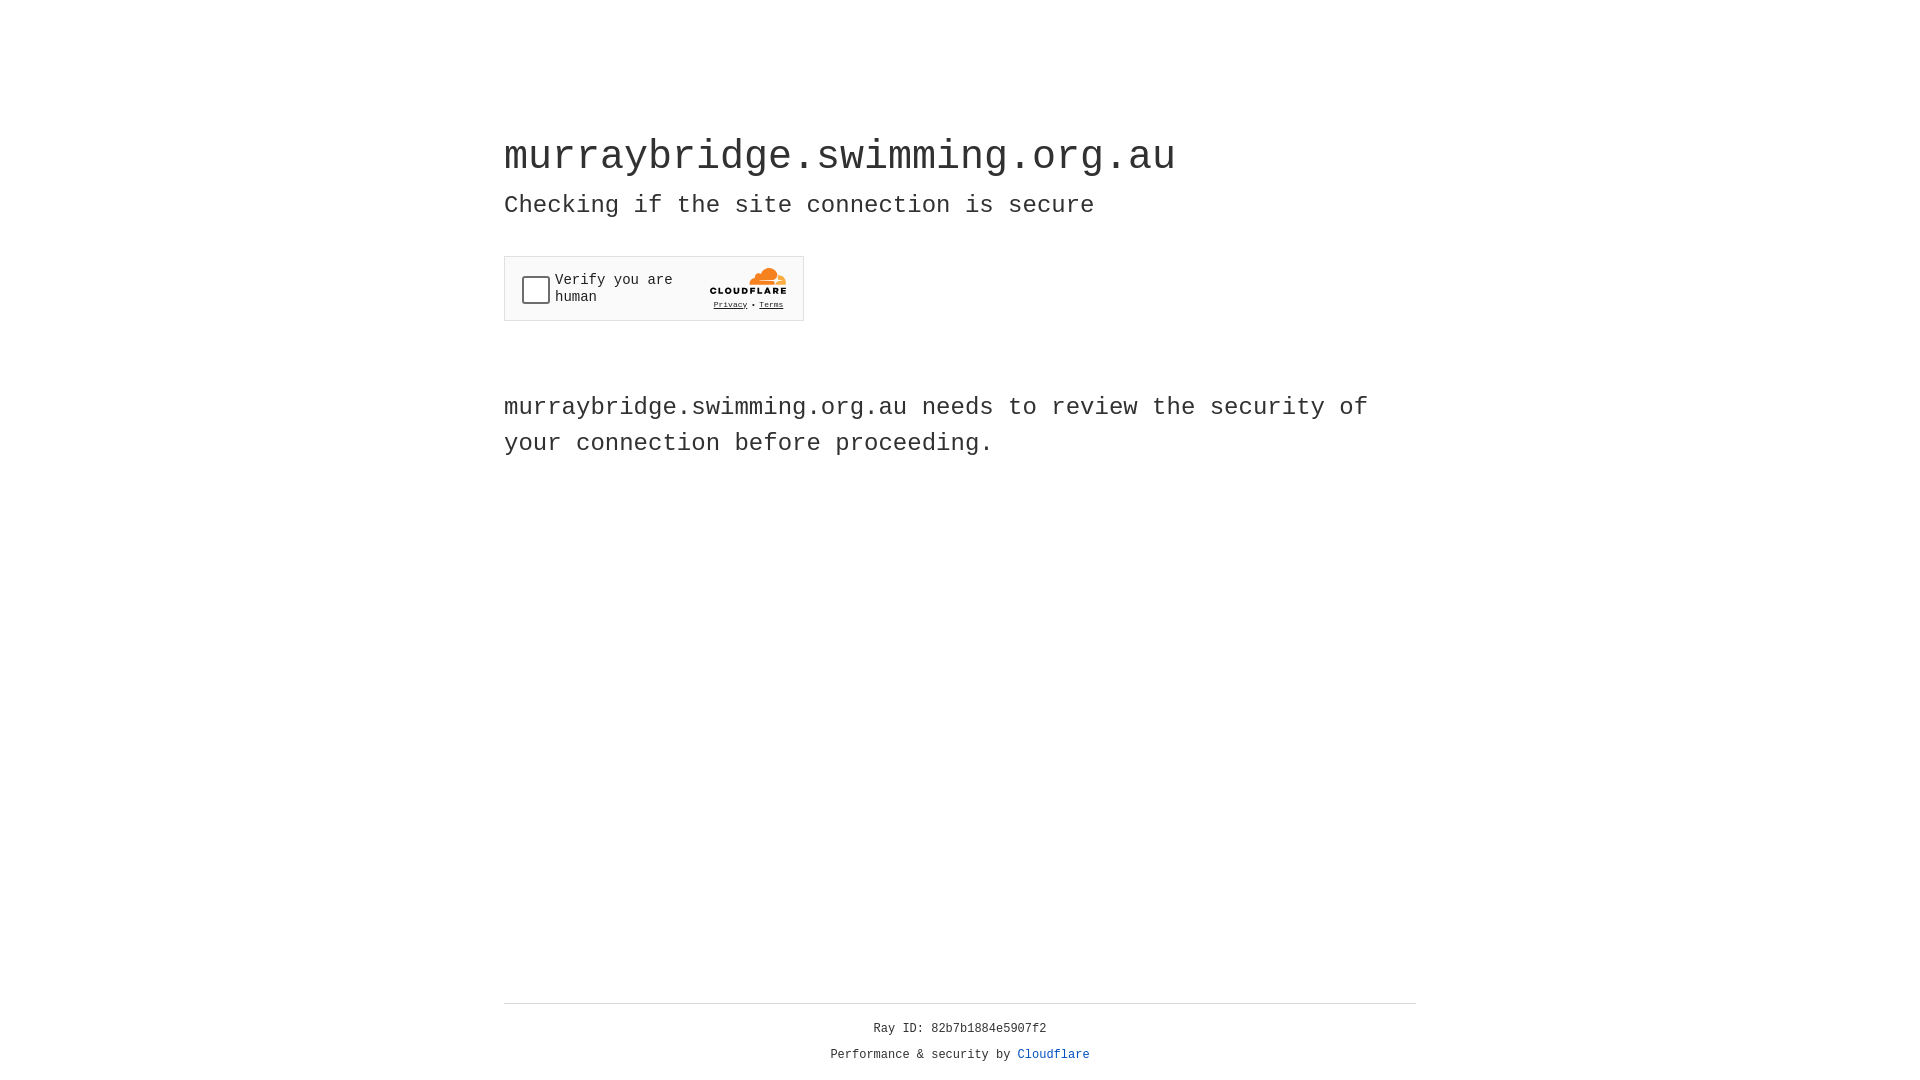 This screenshot has width=1920, height=1080. What do you see at coordinates (1017, 1054) in the screenshot?
I see `'Cloudflare'` at bounding box center [1017, 1054].